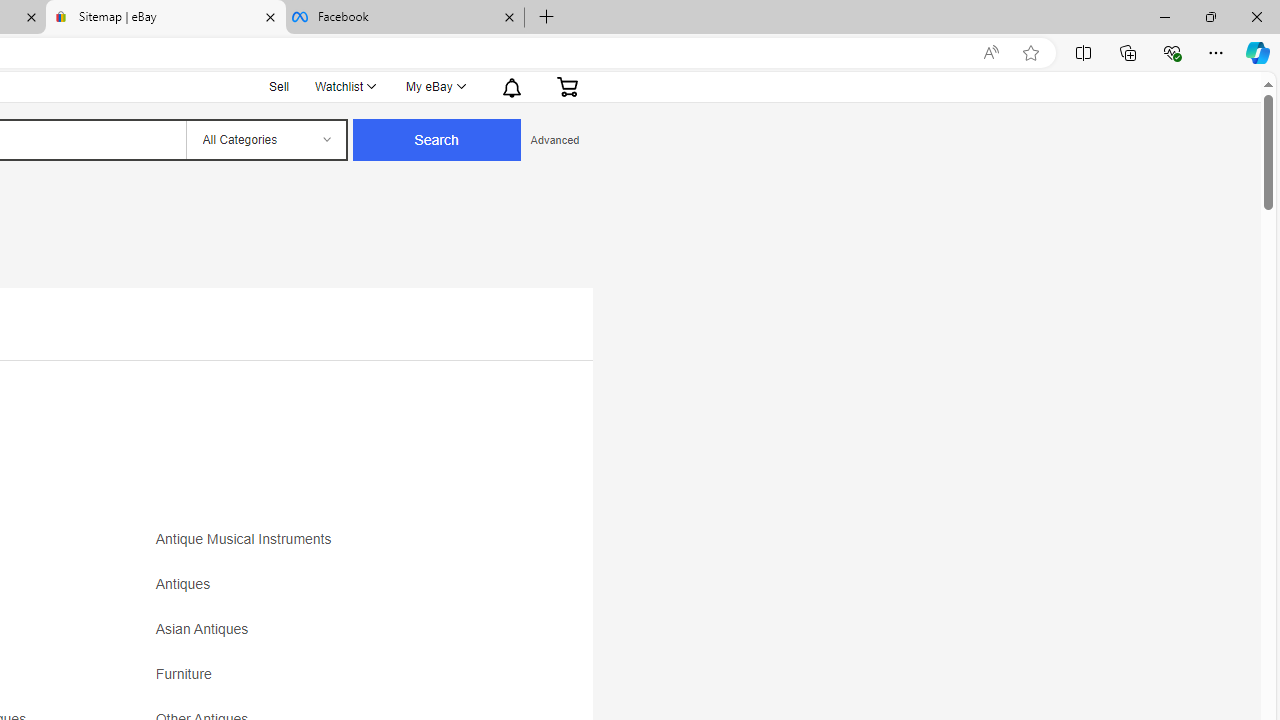 Image resolution: width=1280 pixels, height=720 pixels. I want to click on 'Your shopping cart', so click(566, 85).